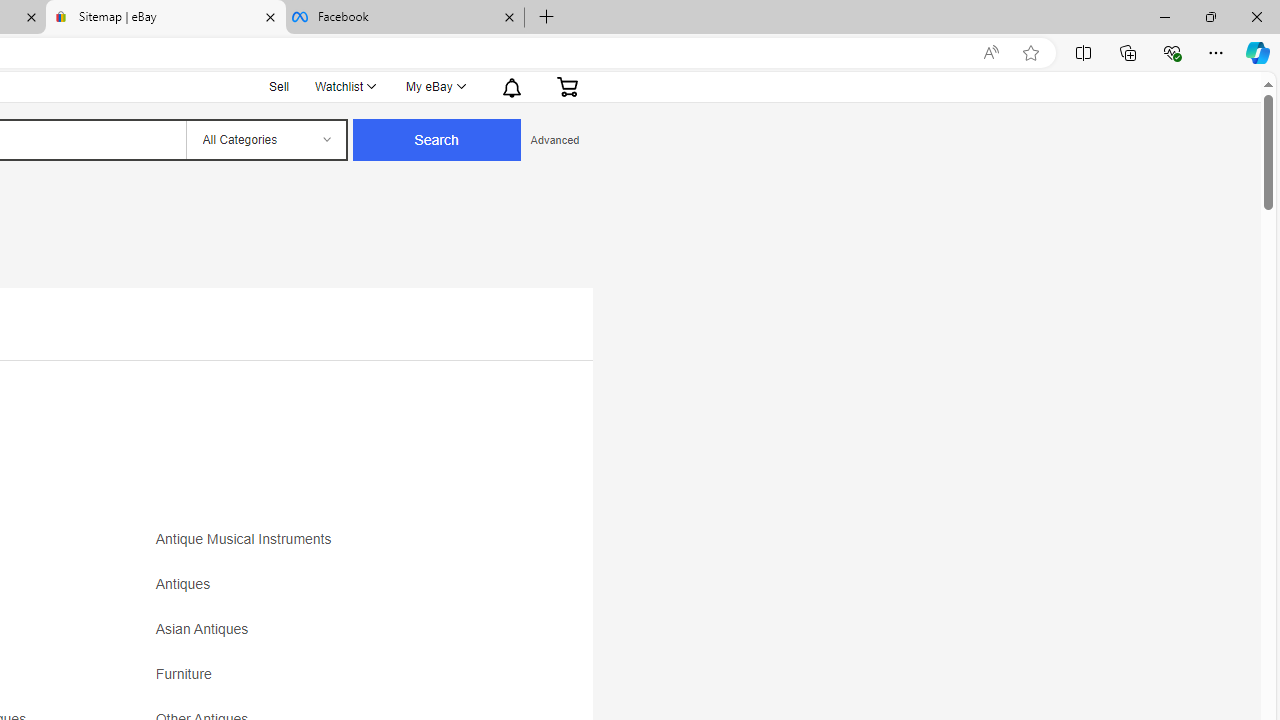 Image resolution: width=1280 pixels, height=720 pixels. I want to click on 'Your shopping cart', so click(566, 85).